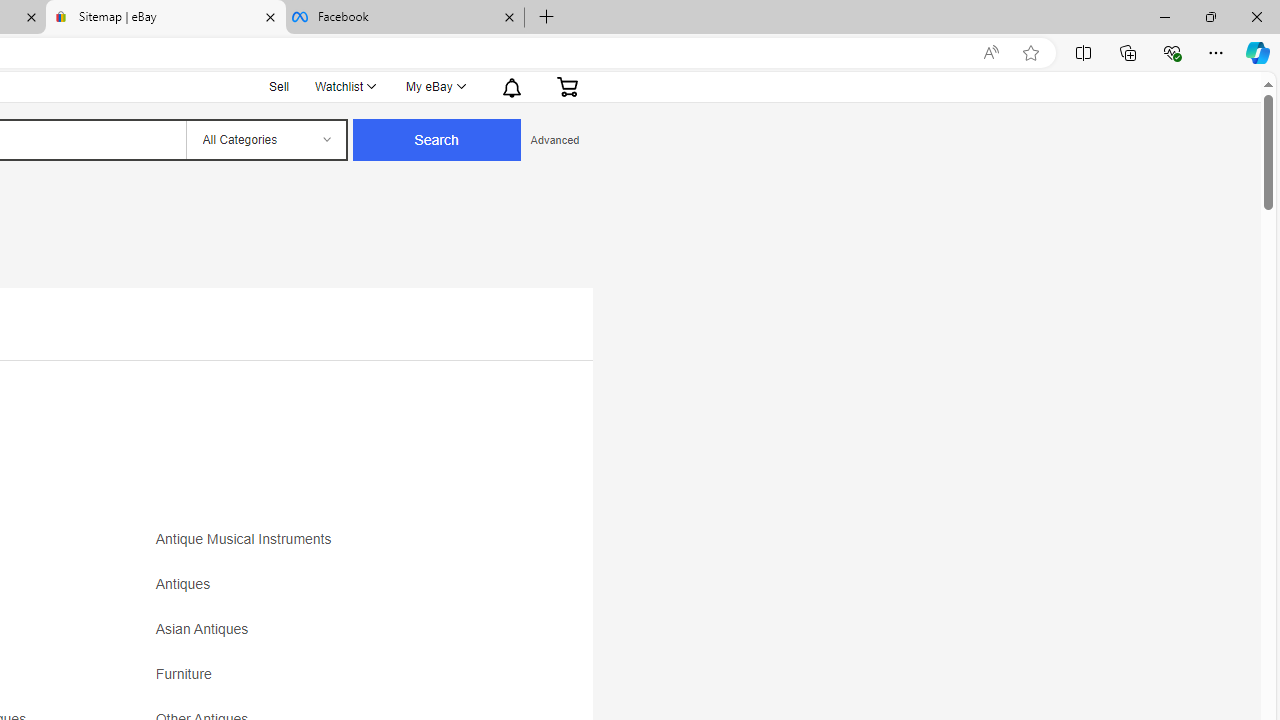 Image resolution: width=1280 pixels, height=720 pixels. I want to click on 'Your shopping cart', so click(566, 85).